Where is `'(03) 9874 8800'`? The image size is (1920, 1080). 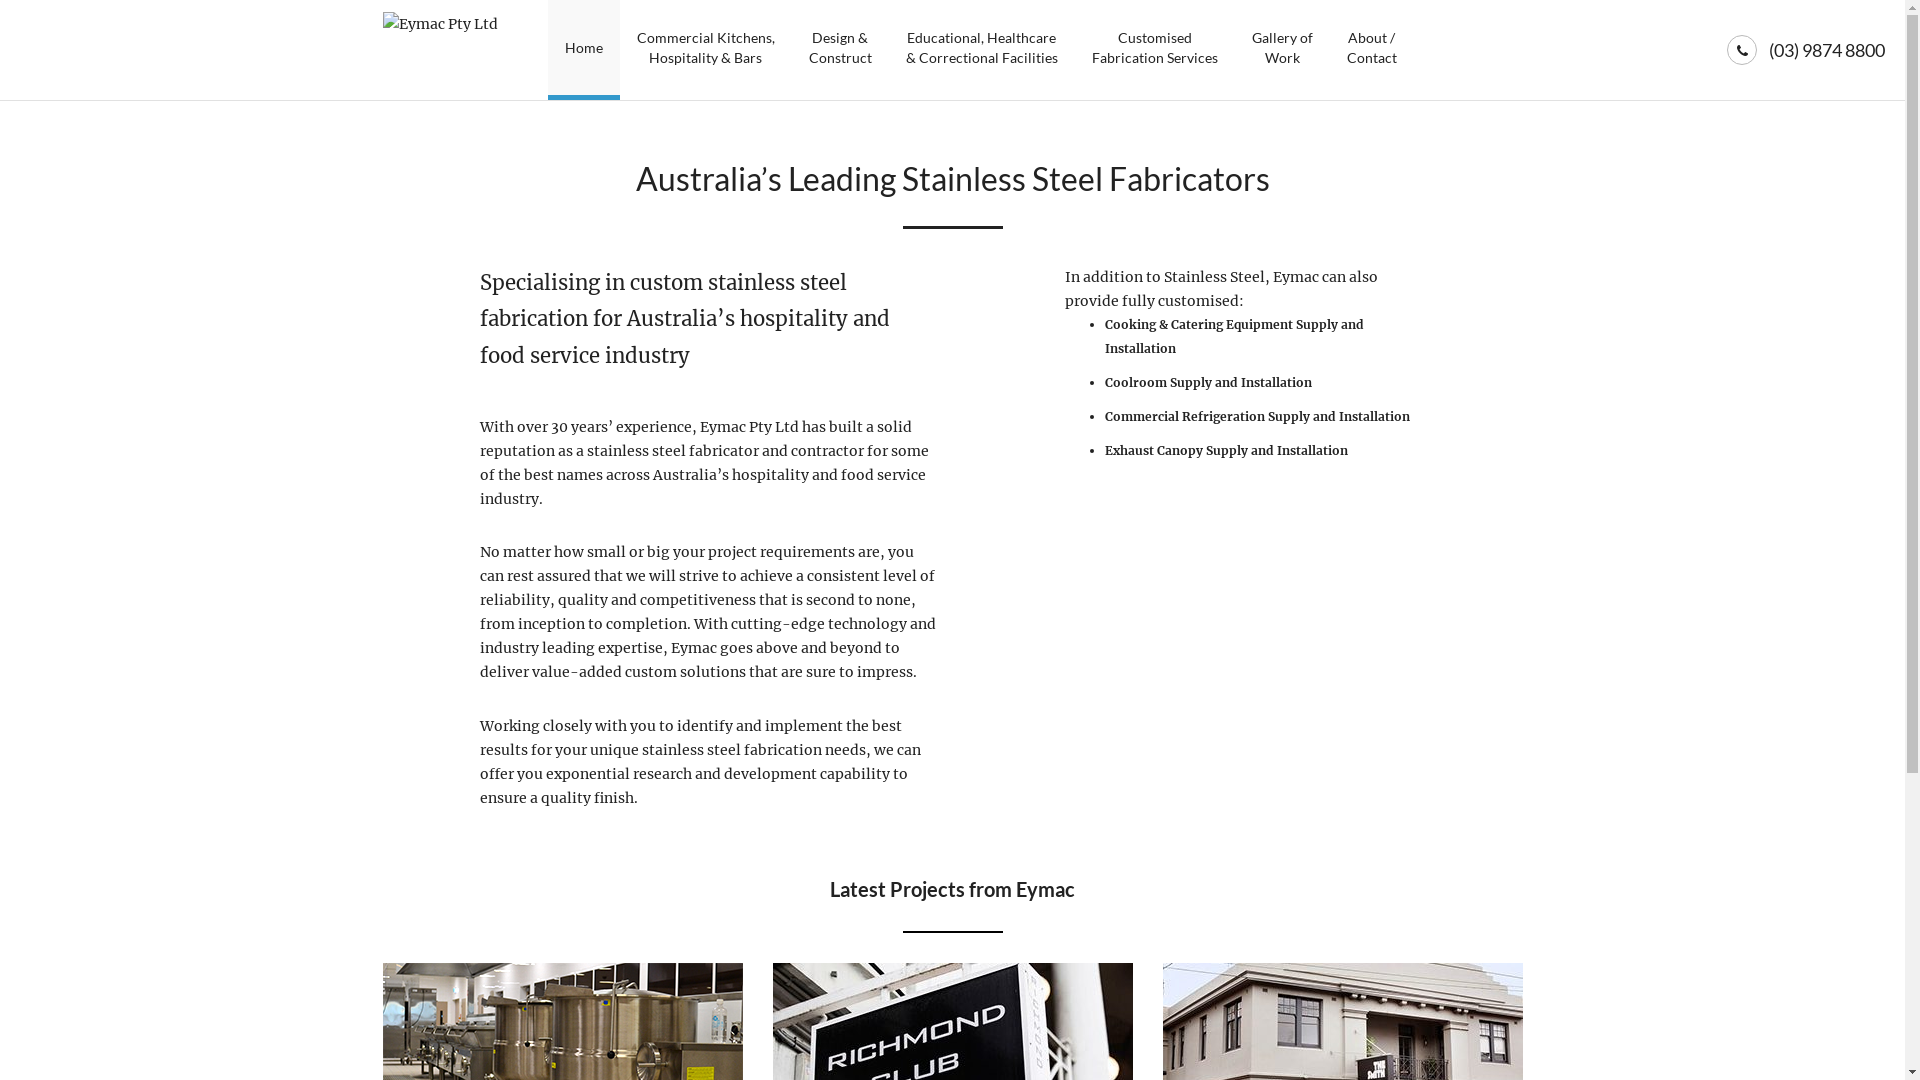 '(03) 9874 8800' is located at coordinates (1827, 49).